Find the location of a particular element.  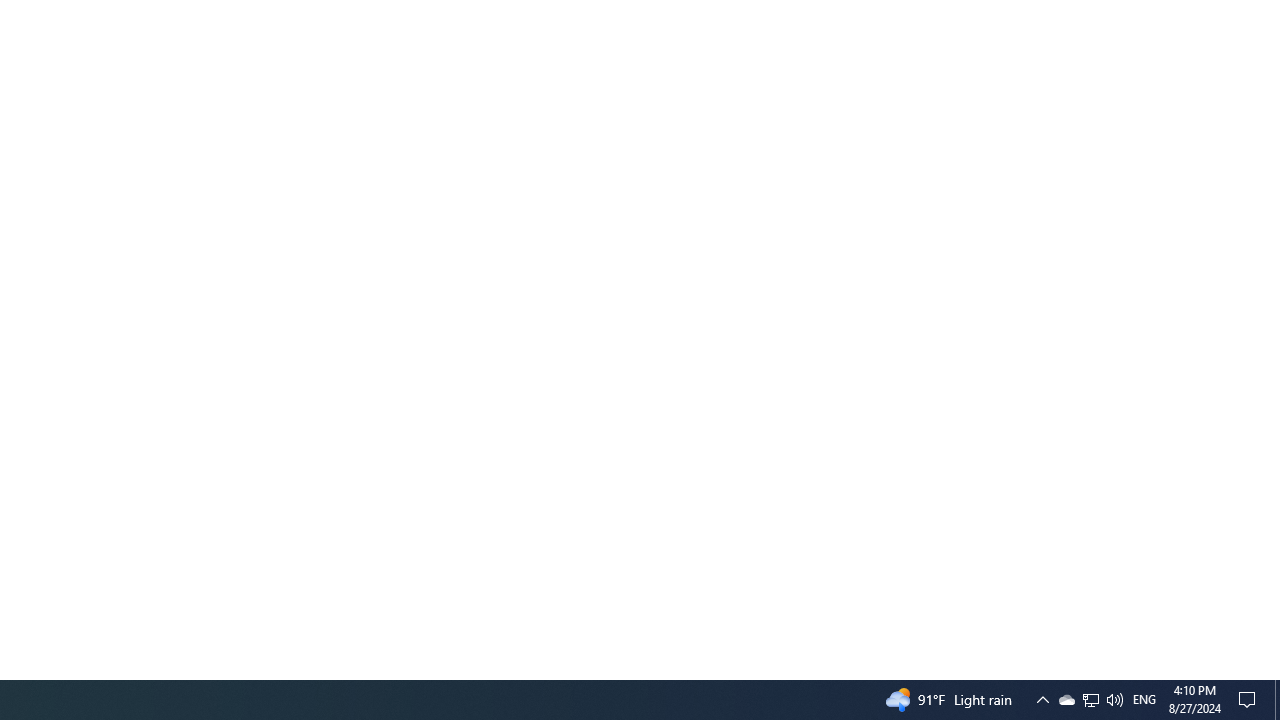

'Tray Input Indicator - English (United States)' is located at coordinates (1144, 698).